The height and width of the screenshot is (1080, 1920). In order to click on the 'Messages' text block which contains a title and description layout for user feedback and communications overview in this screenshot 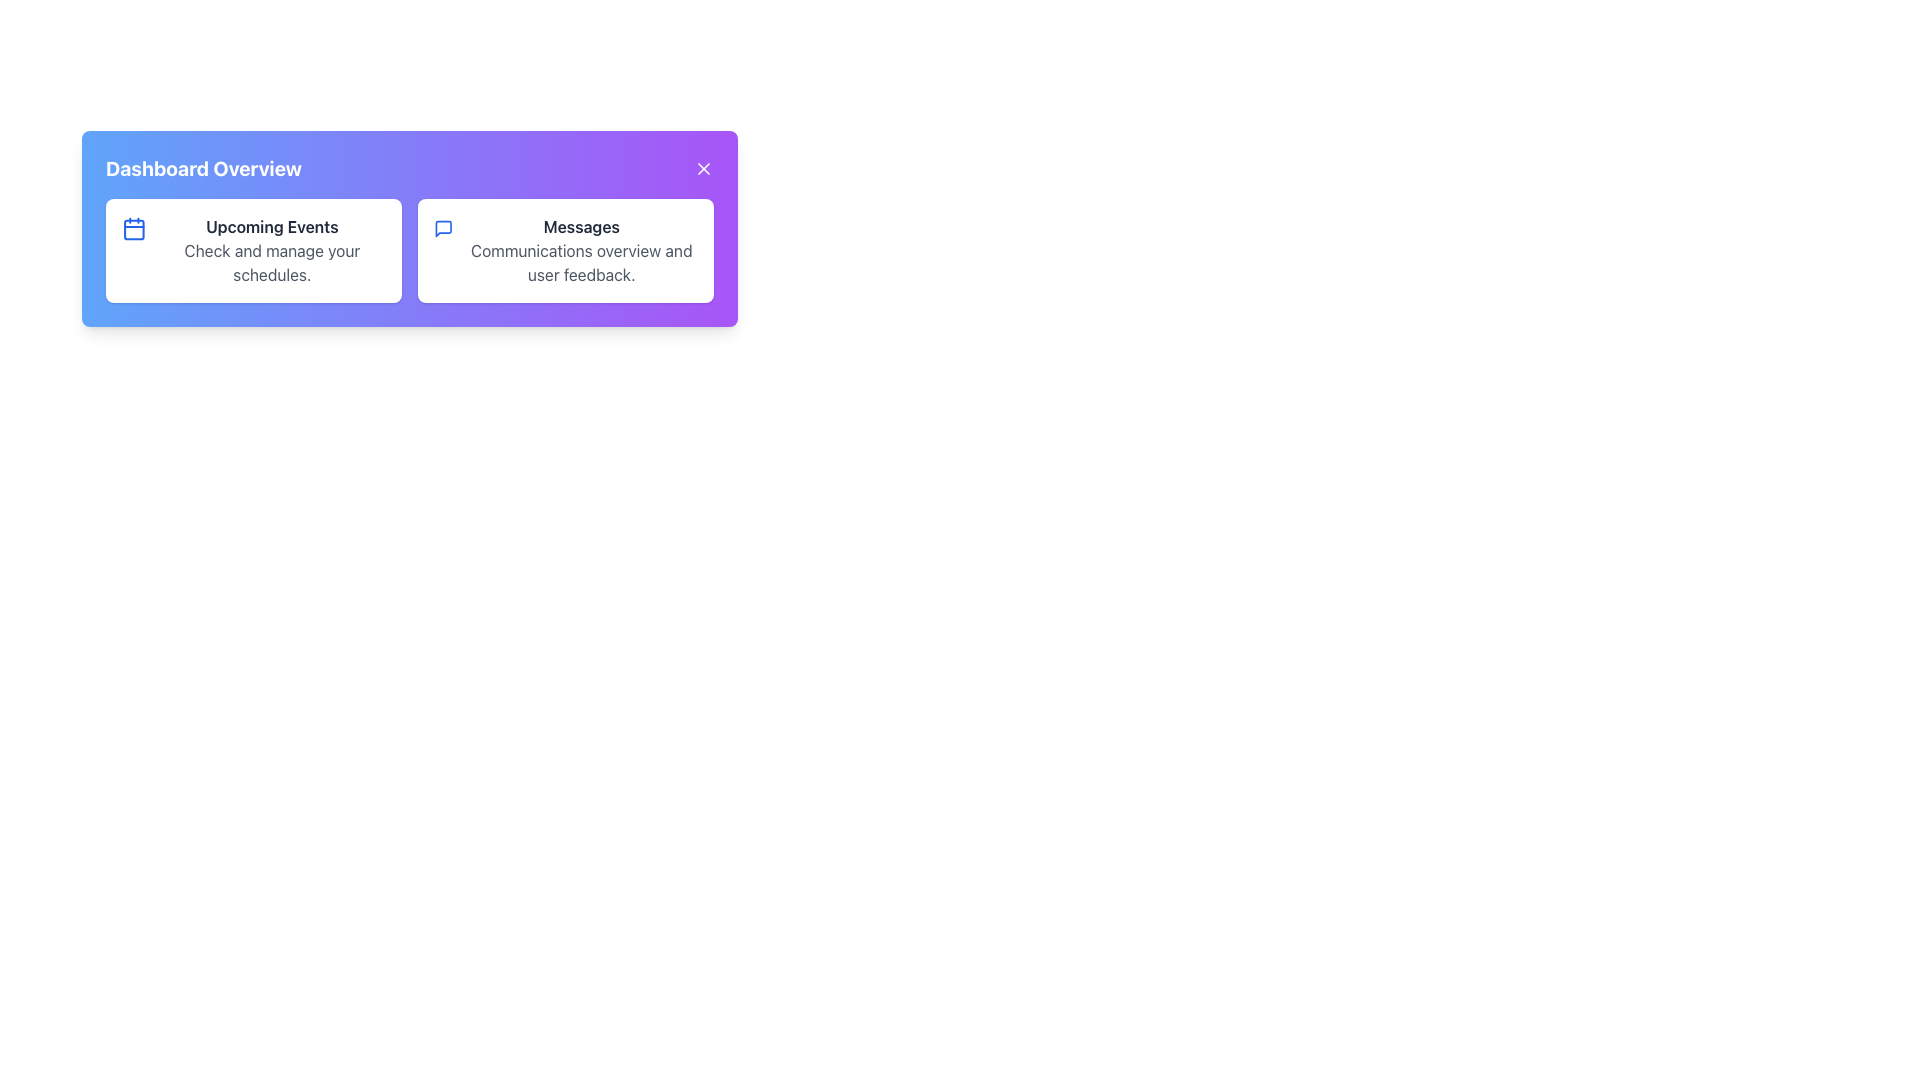, I will do `click(580, 249)`.